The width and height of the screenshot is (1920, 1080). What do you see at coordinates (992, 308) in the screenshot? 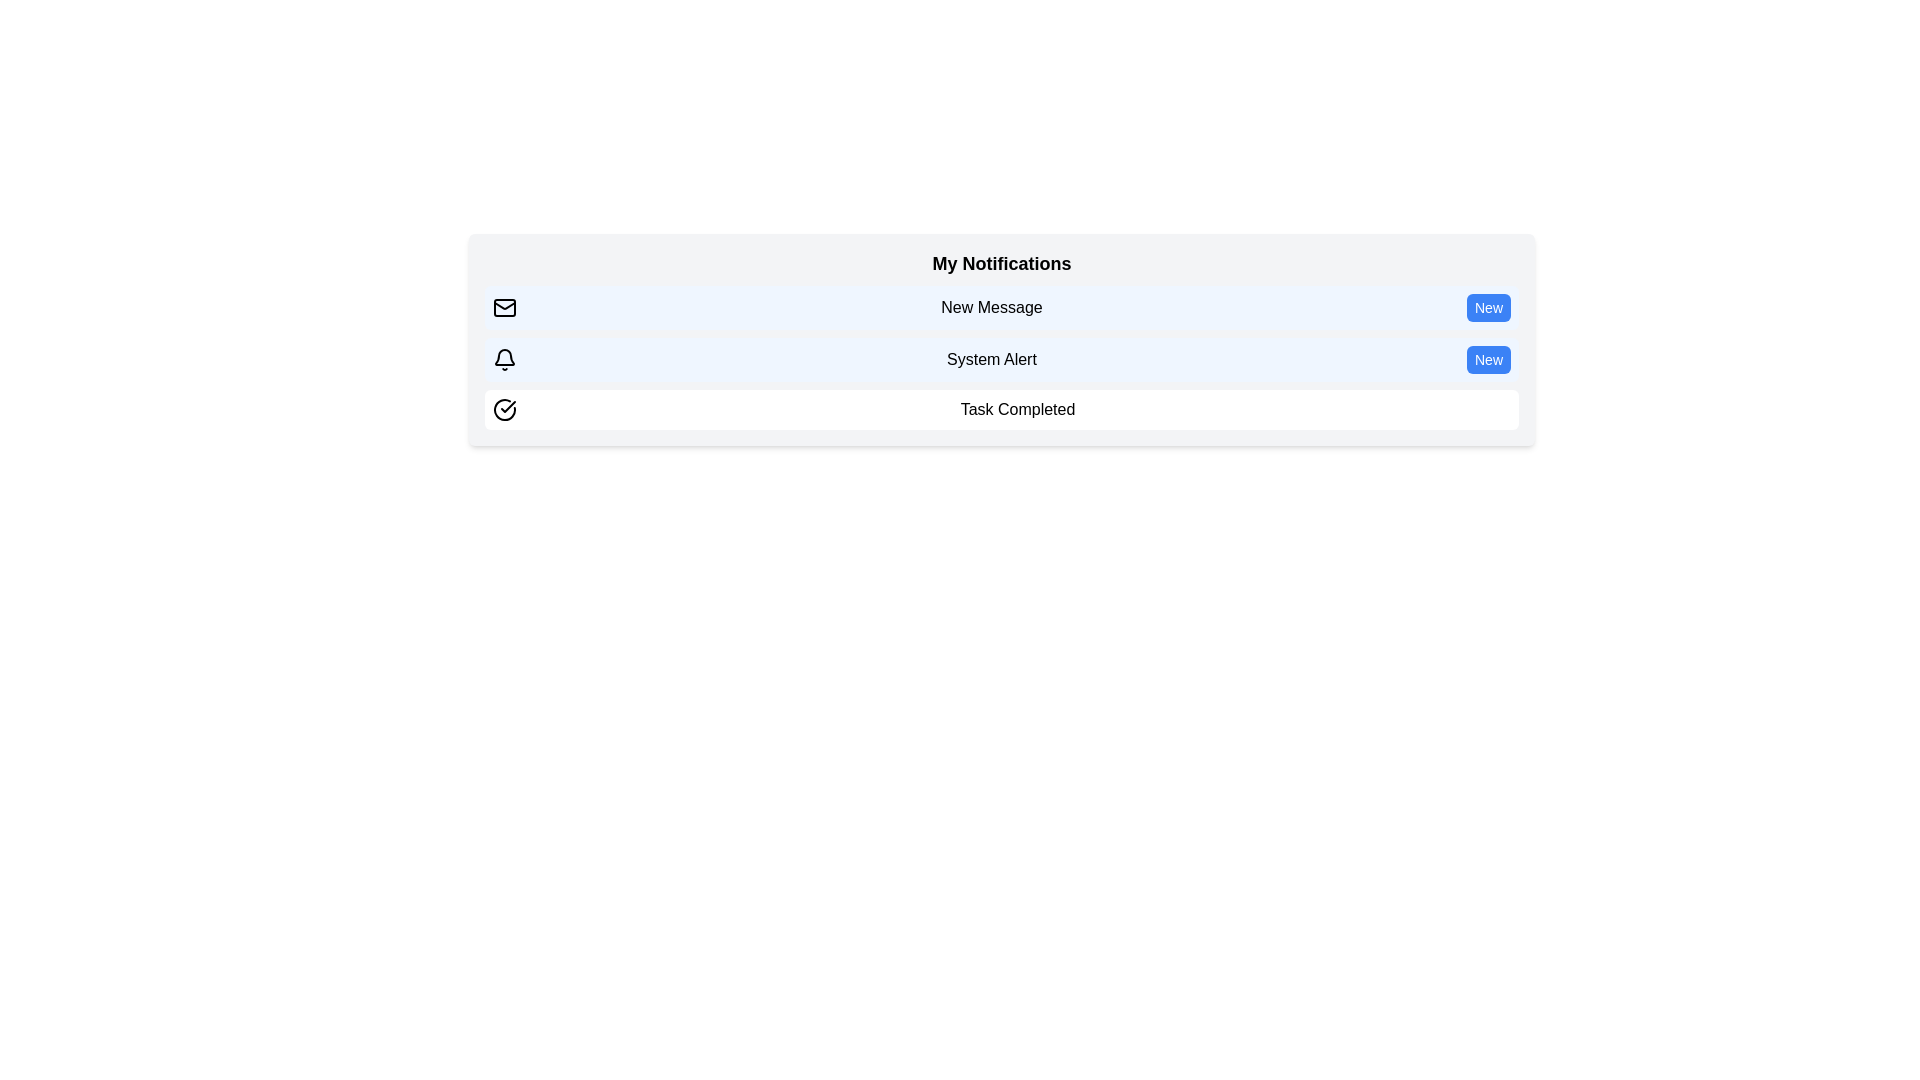
I see `the 'New Message' label in the second row of the notification list, which is centrally positioned between an envelope icon and a 'New' tag` at bounding box center [992, 308].